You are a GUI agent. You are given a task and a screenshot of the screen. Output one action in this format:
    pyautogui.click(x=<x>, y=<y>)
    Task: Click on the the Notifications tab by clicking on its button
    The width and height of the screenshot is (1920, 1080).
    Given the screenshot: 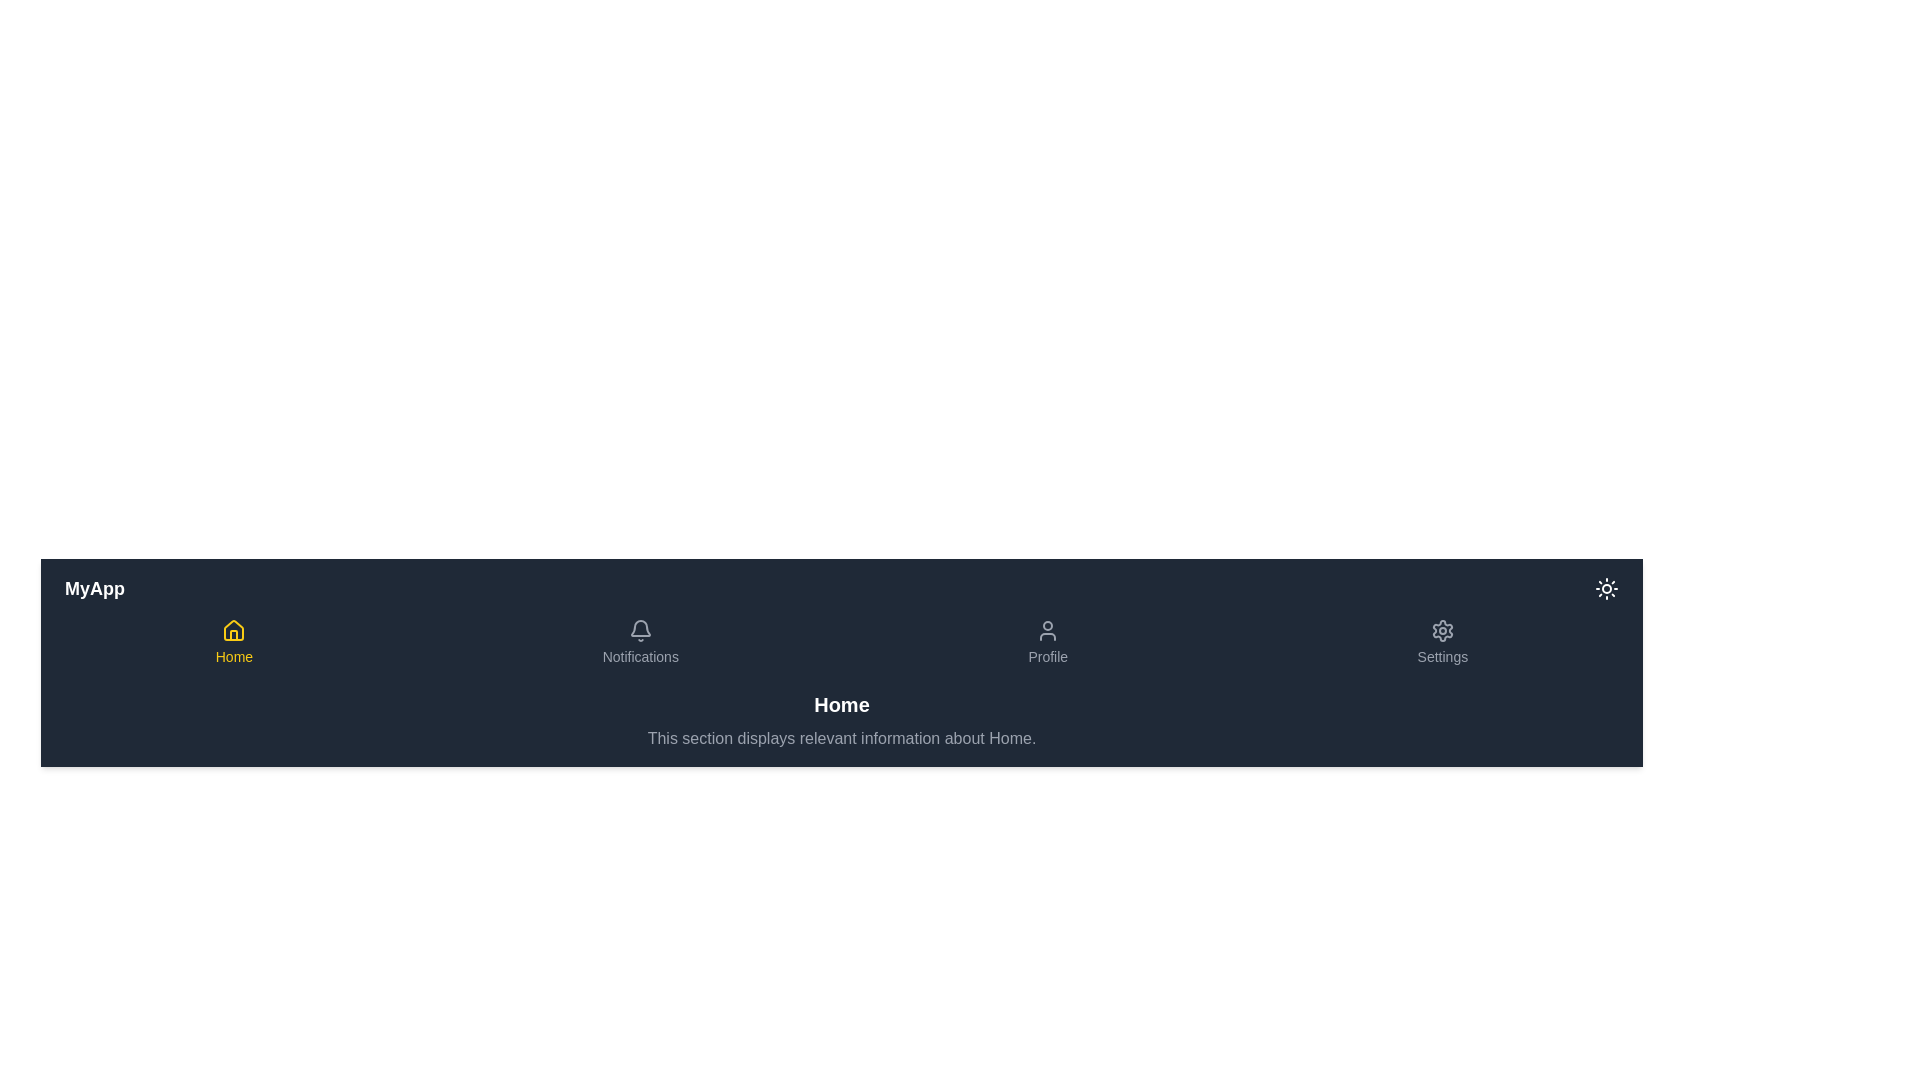 What is the action you would take?
    pyautogui.click(x=638, y=643)
    